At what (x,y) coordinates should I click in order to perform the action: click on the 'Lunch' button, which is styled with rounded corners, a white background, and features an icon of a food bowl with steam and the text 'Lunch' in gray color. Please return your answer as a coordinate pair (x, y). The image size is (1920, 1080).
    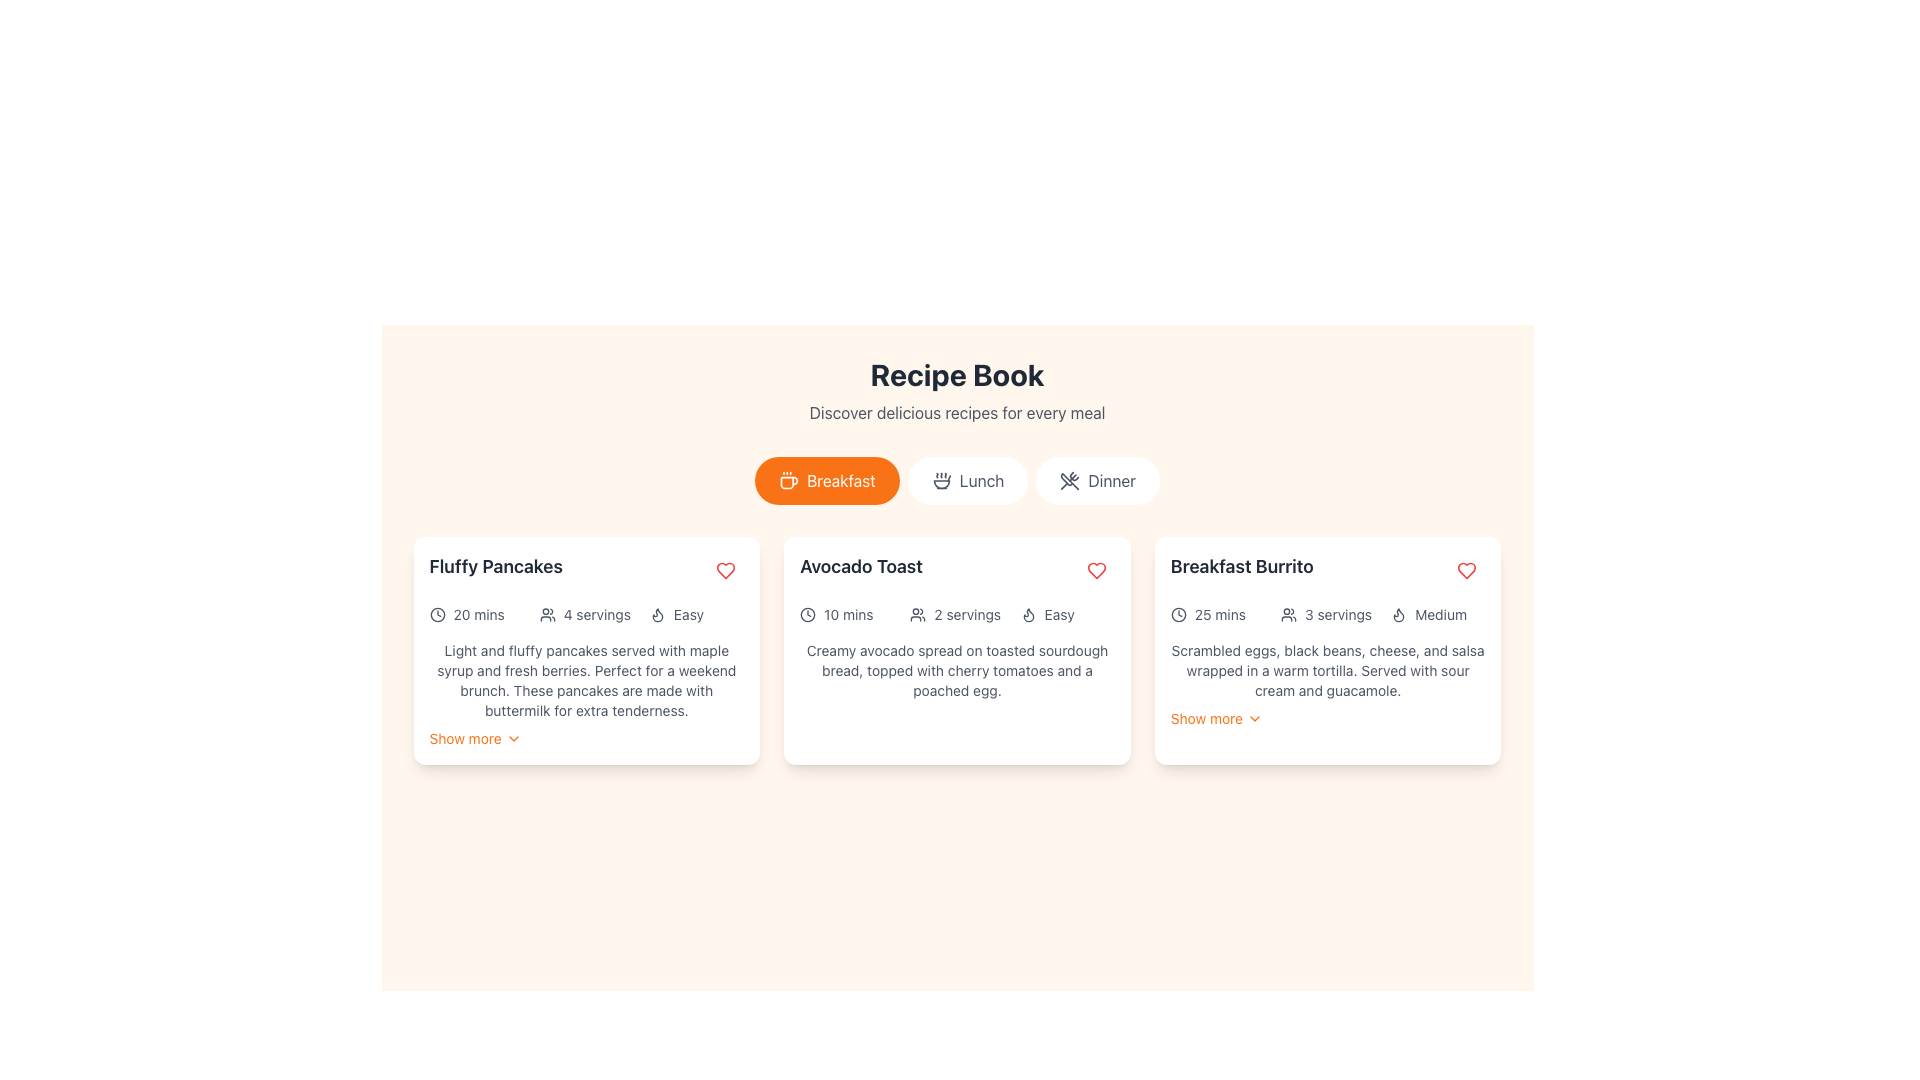
    Looking at the image, I should click on (968, 481).